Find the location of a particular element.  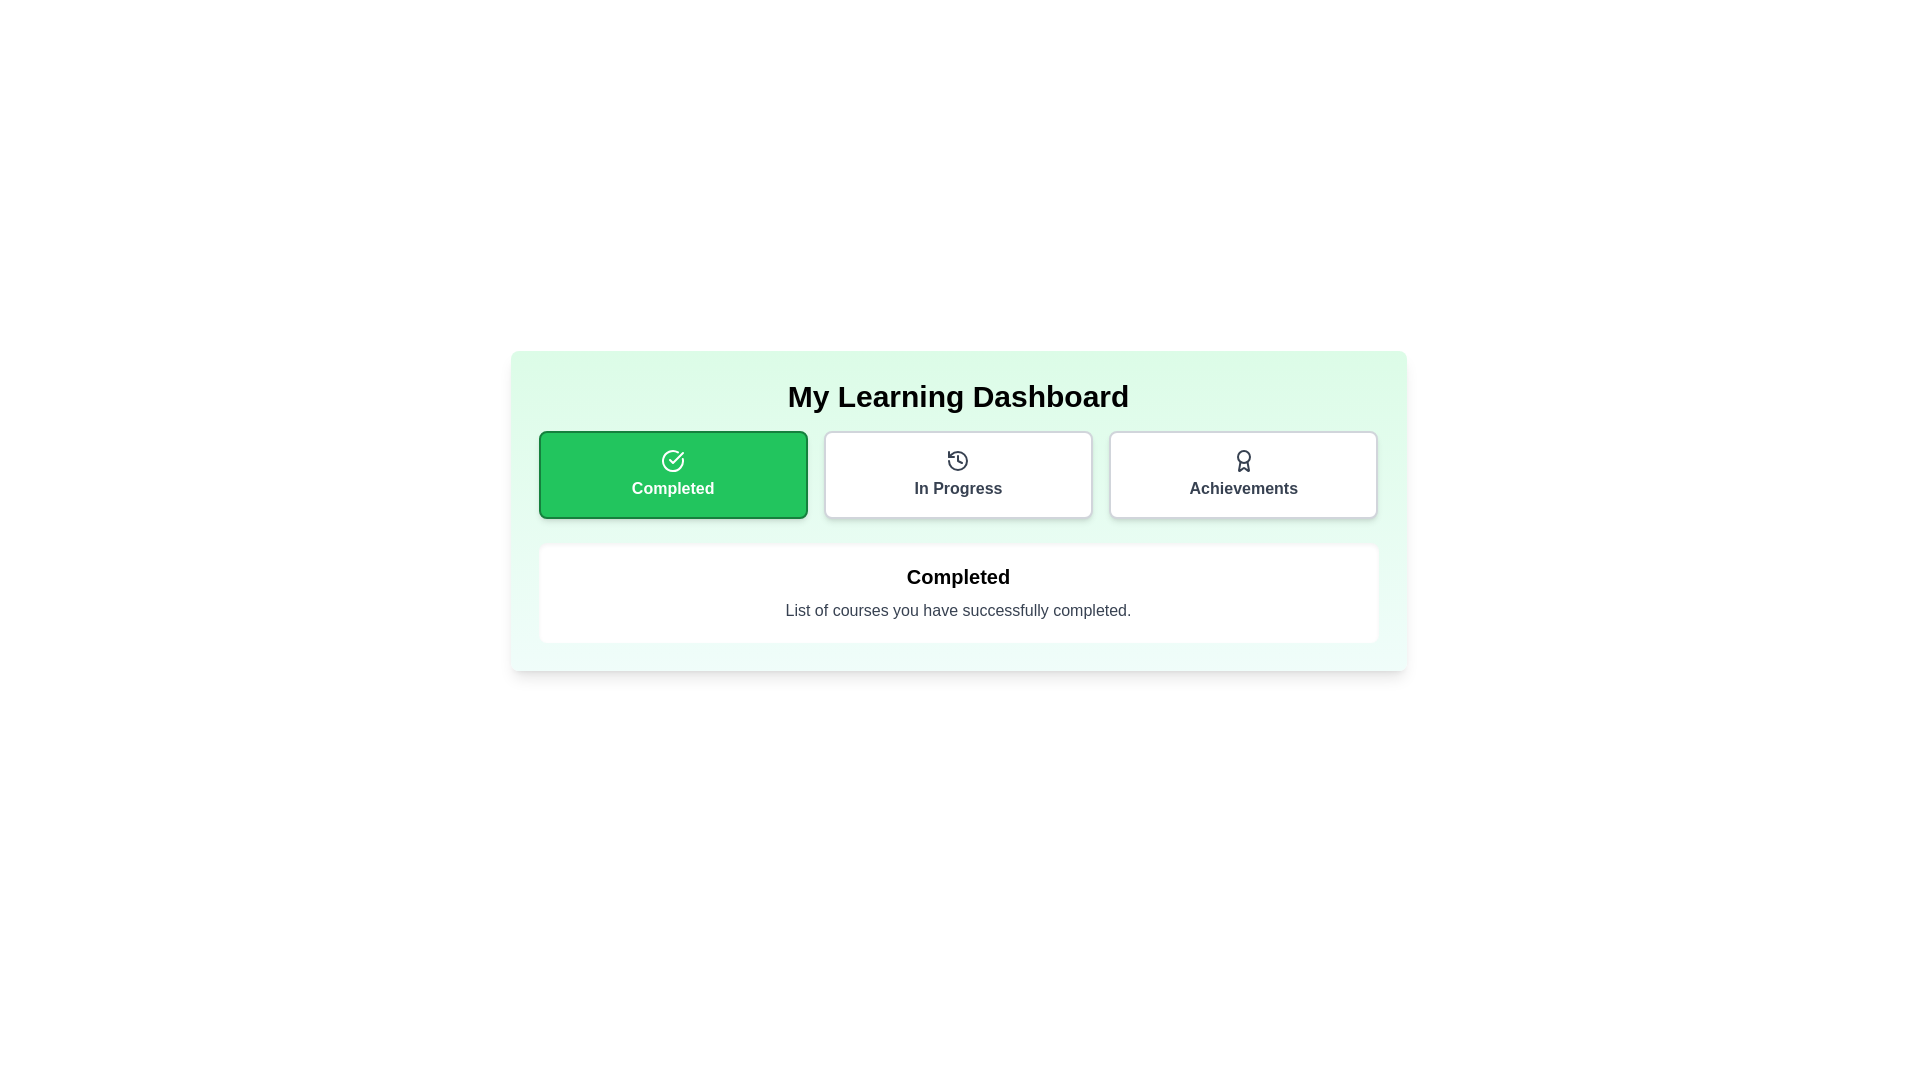

the Completed tab by clicking on it is located at coordinates (673, 474).